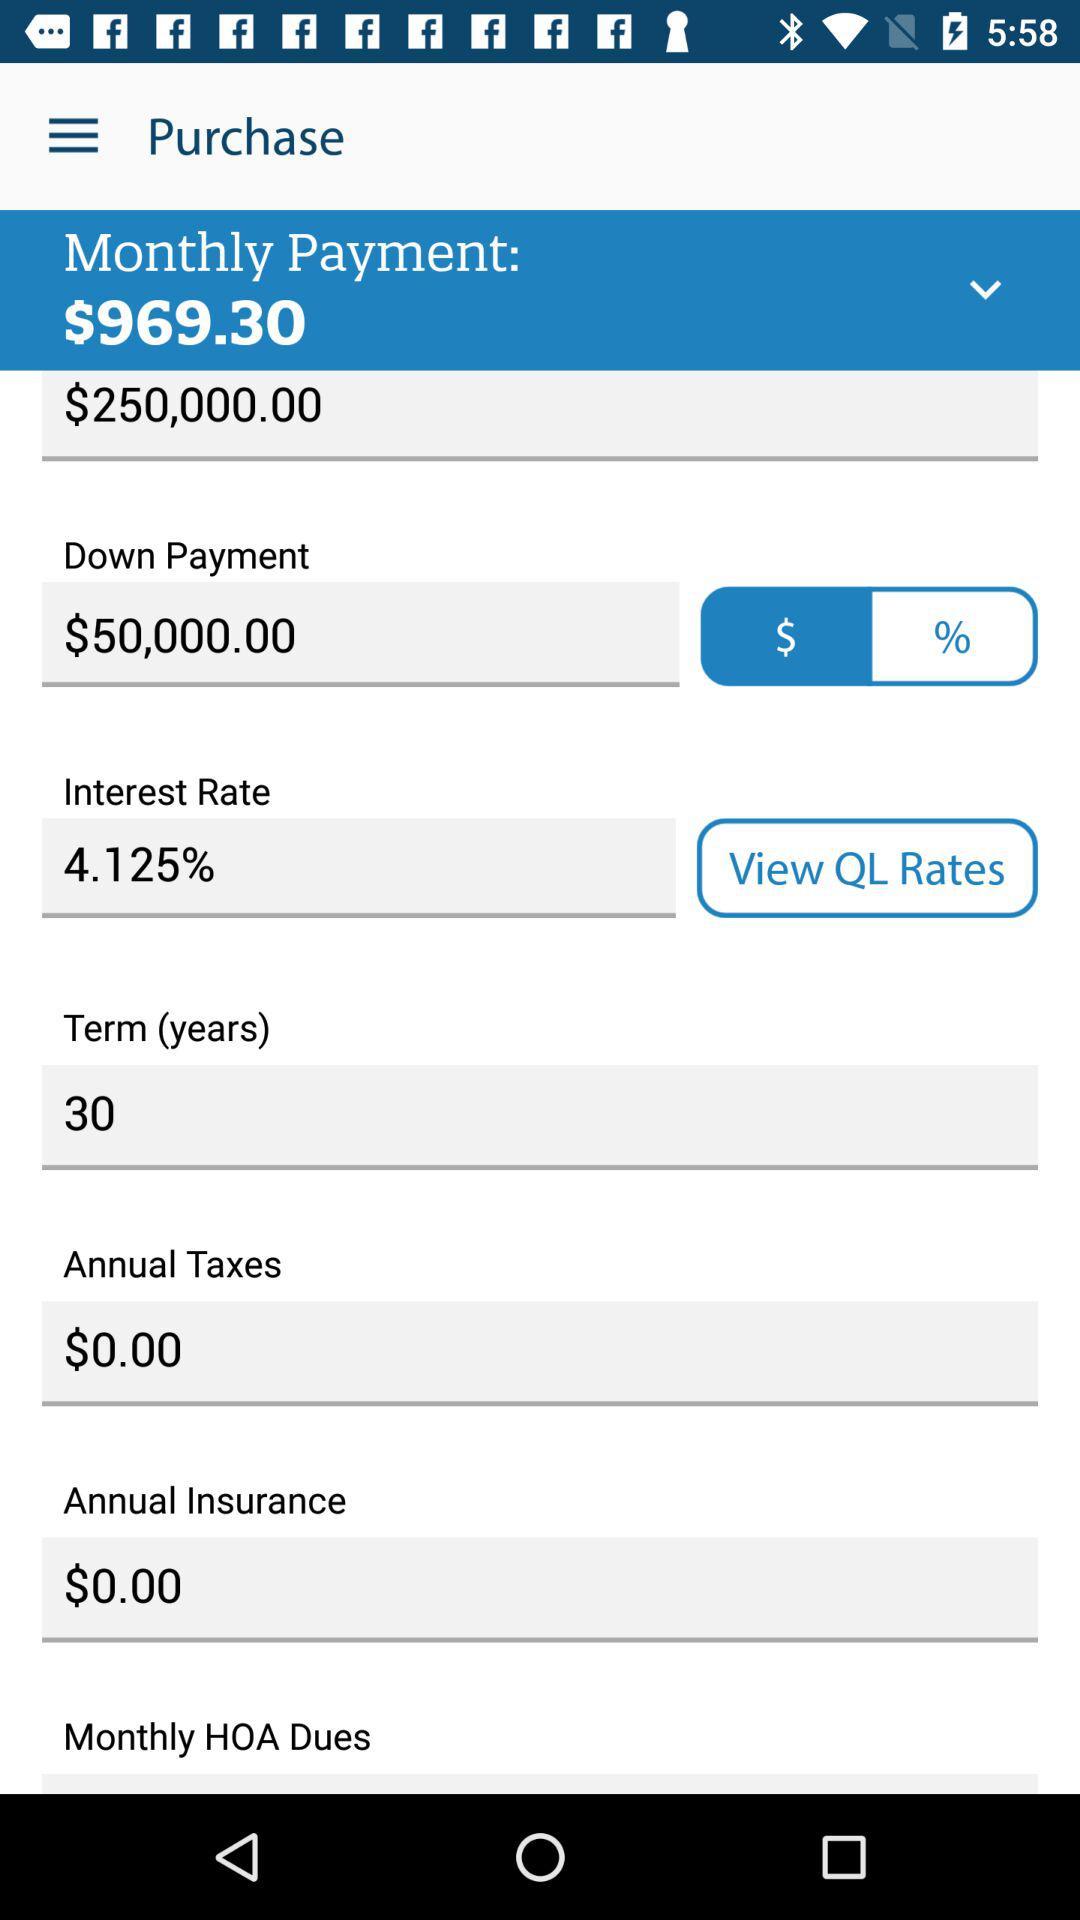 The height and width of the screenshot is (1920, 1080). What do you see at coordinates (951, 635) in the screenshot?
I see `%` at bounding box center [951, 635].